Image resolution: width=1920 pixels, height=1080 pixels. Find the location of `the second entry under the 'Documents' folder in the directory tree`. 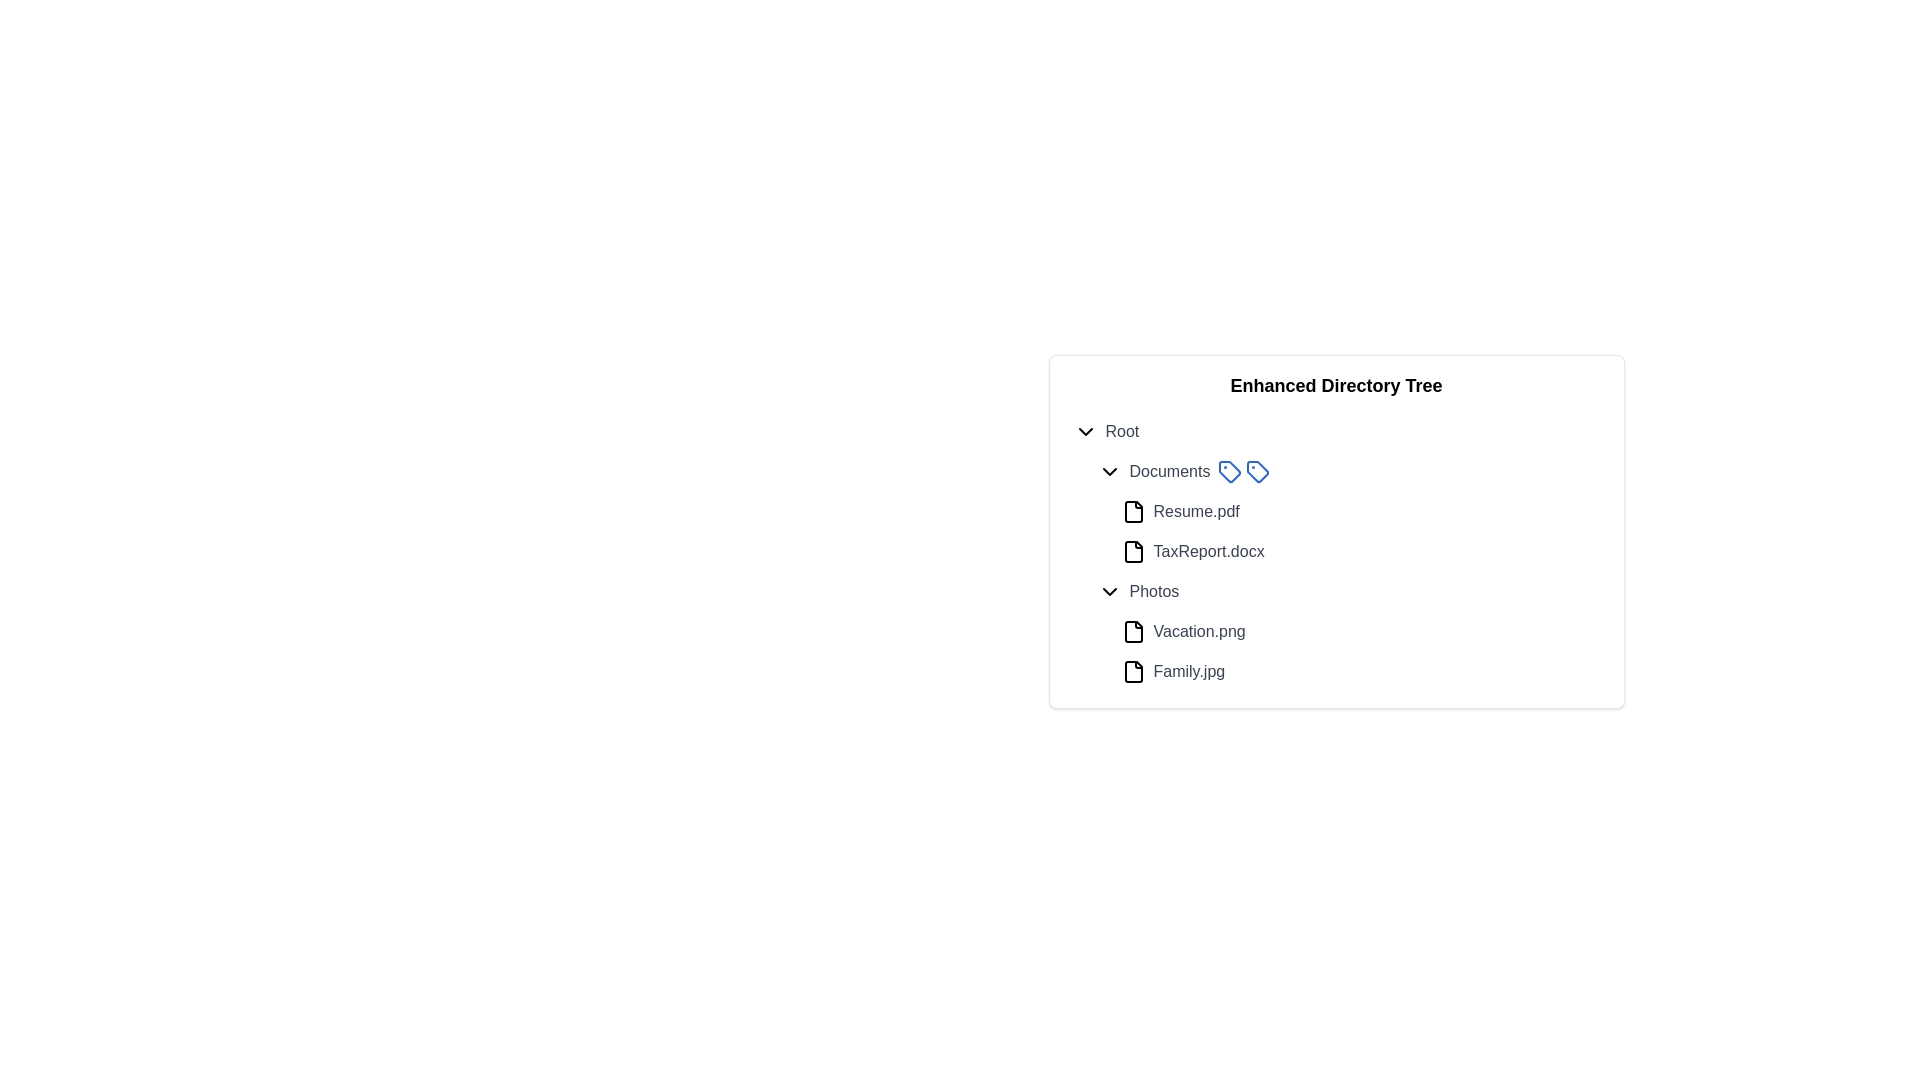

the second entry under the 'Documents' folder in the directory tree is located at coordinates (1360, 551).